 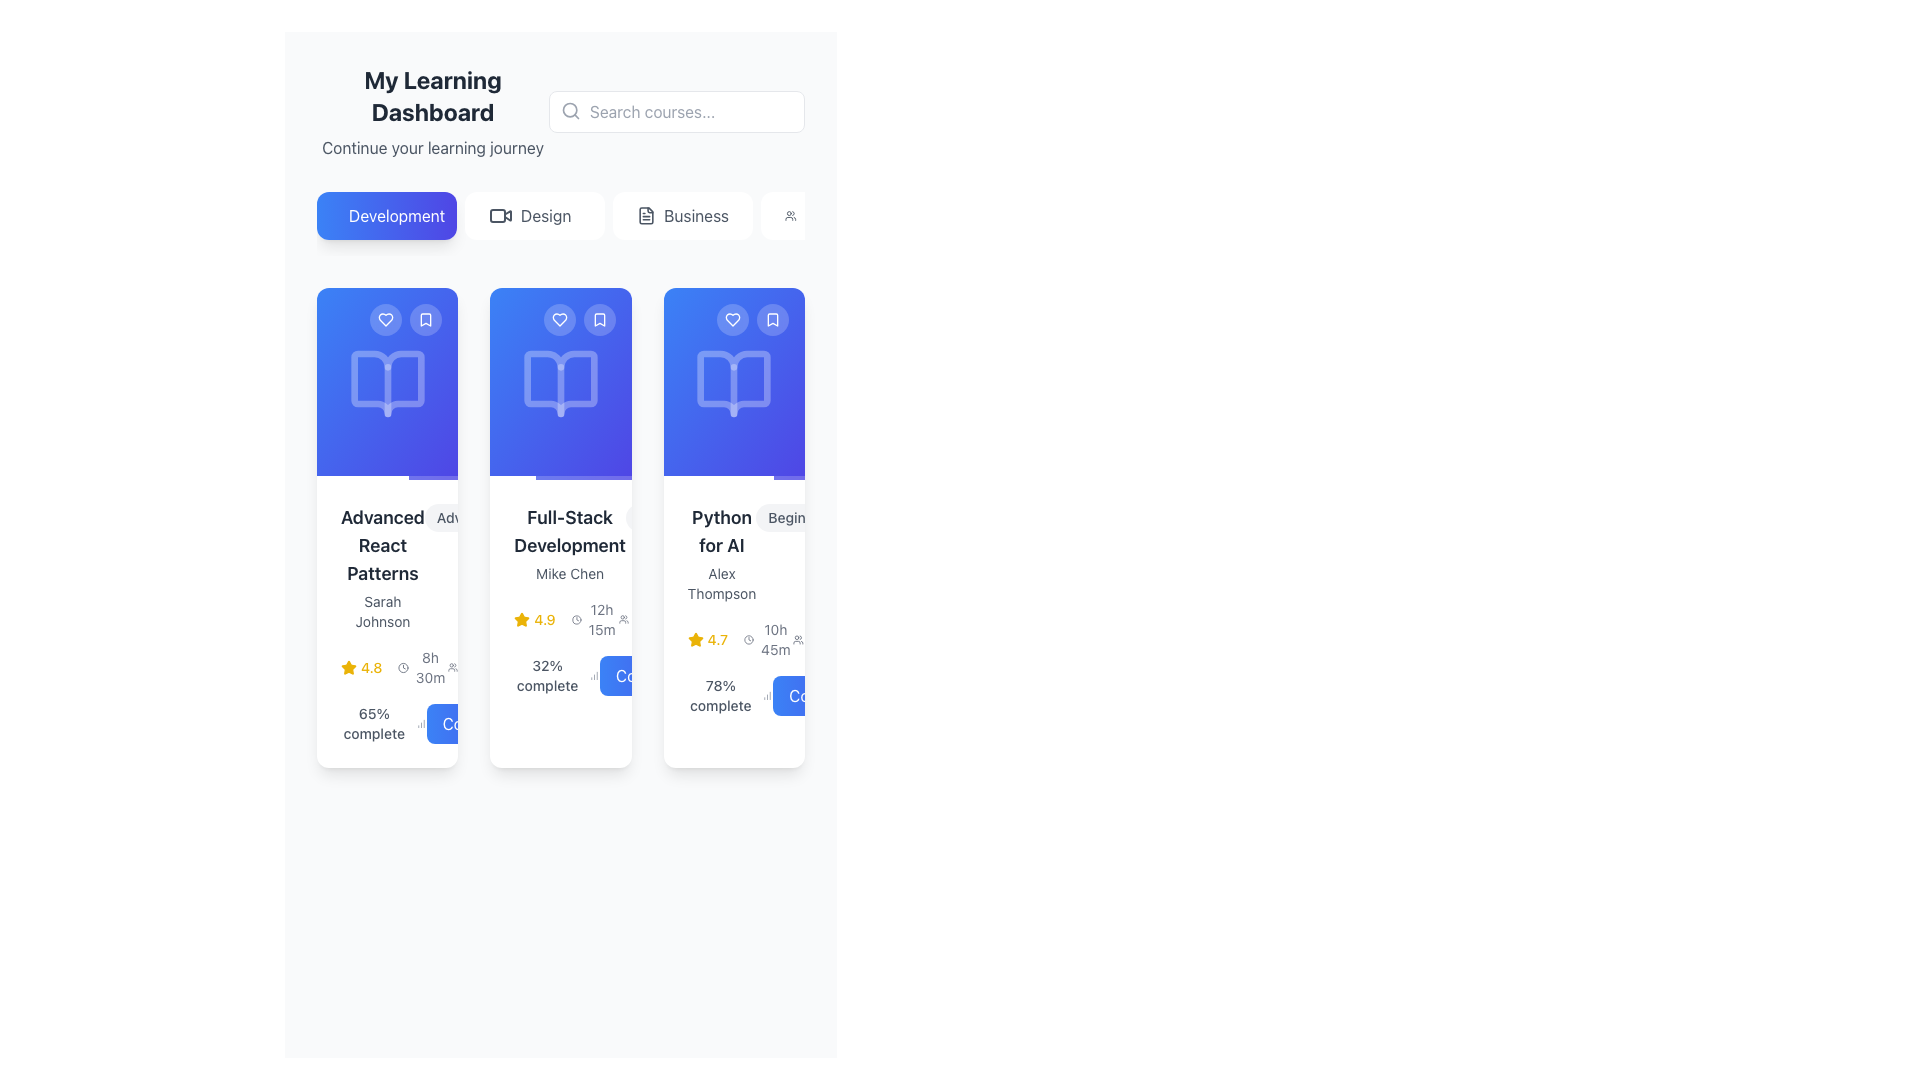 What do you see at coordinates (720, 583) in the screenshot?
I see `the label indicating the author or instructor of the course 'Python for AI', which is centrally aligned underneath the course title in the rightmost card` at bounding box center [720, 583].